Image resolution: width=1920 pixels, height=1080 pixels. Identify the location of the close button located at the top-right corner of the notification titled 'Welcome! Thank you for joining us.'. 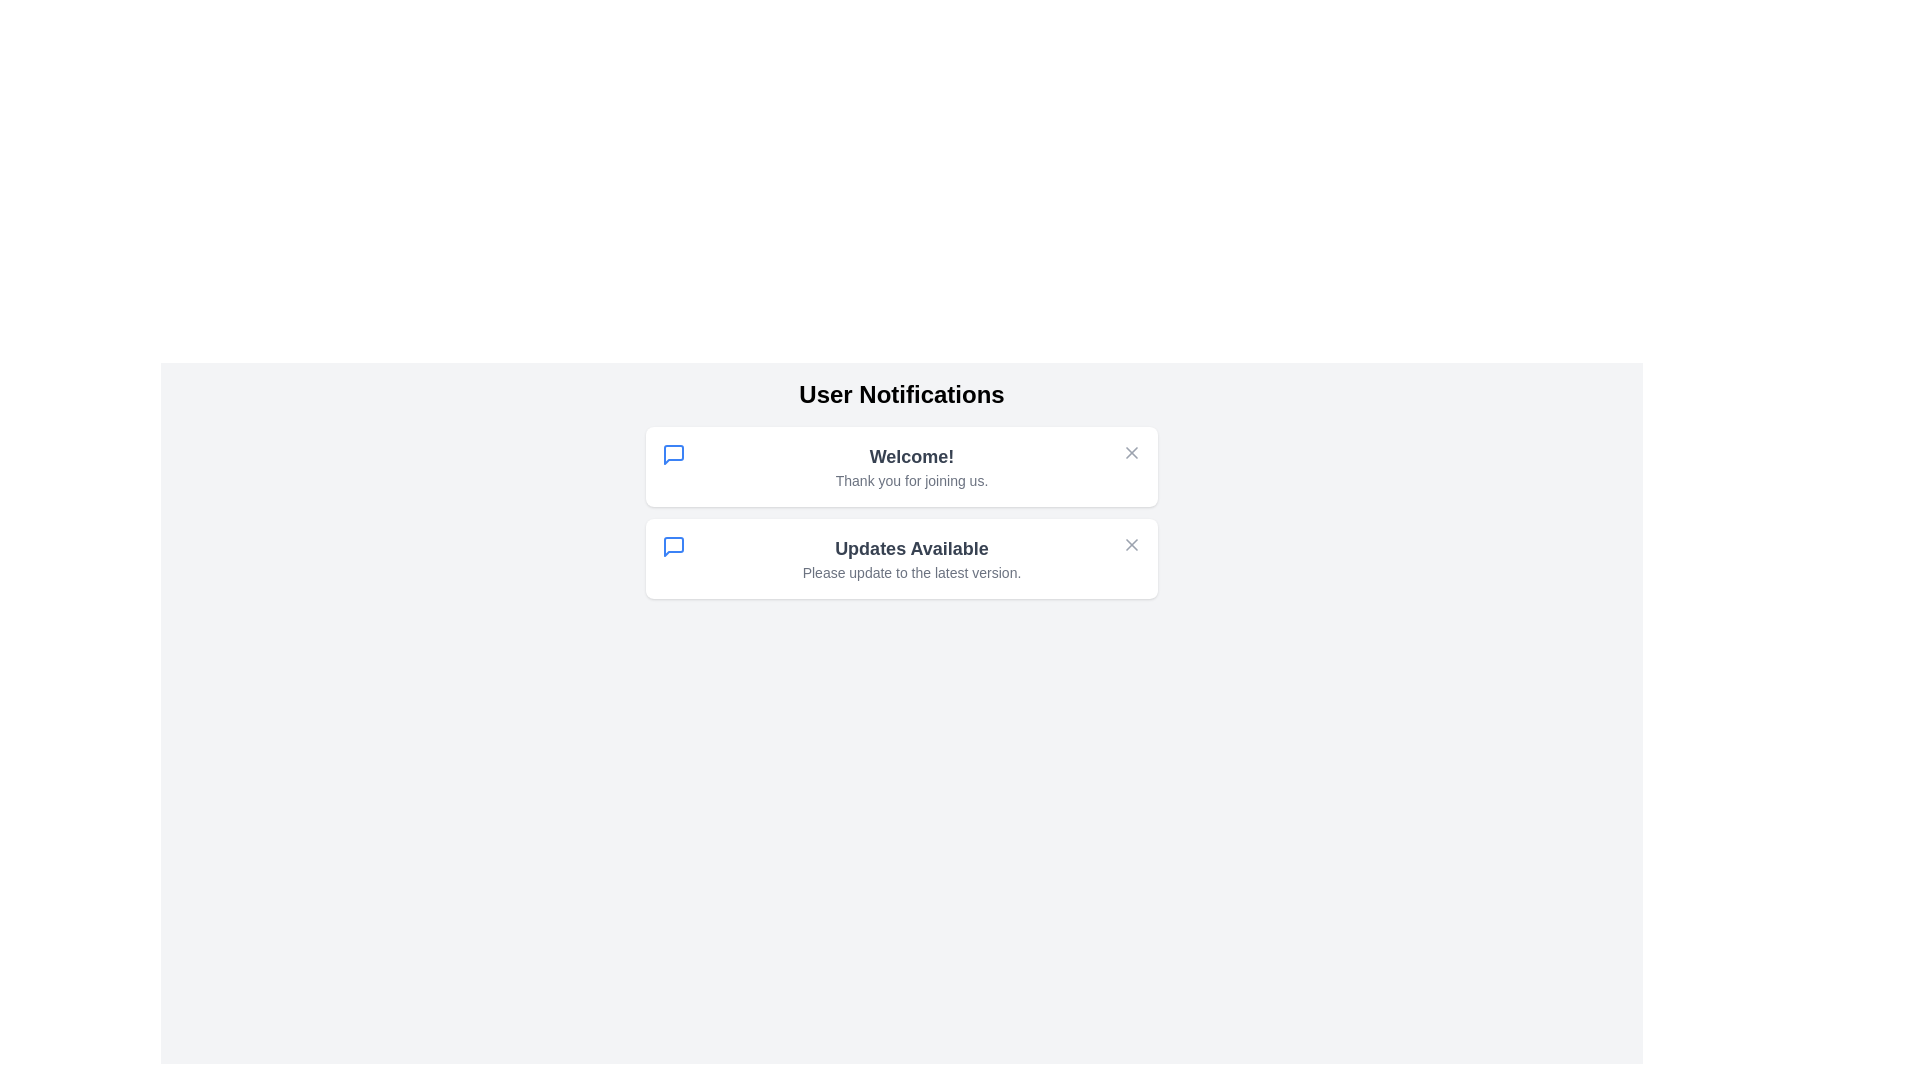
(1132, 452).